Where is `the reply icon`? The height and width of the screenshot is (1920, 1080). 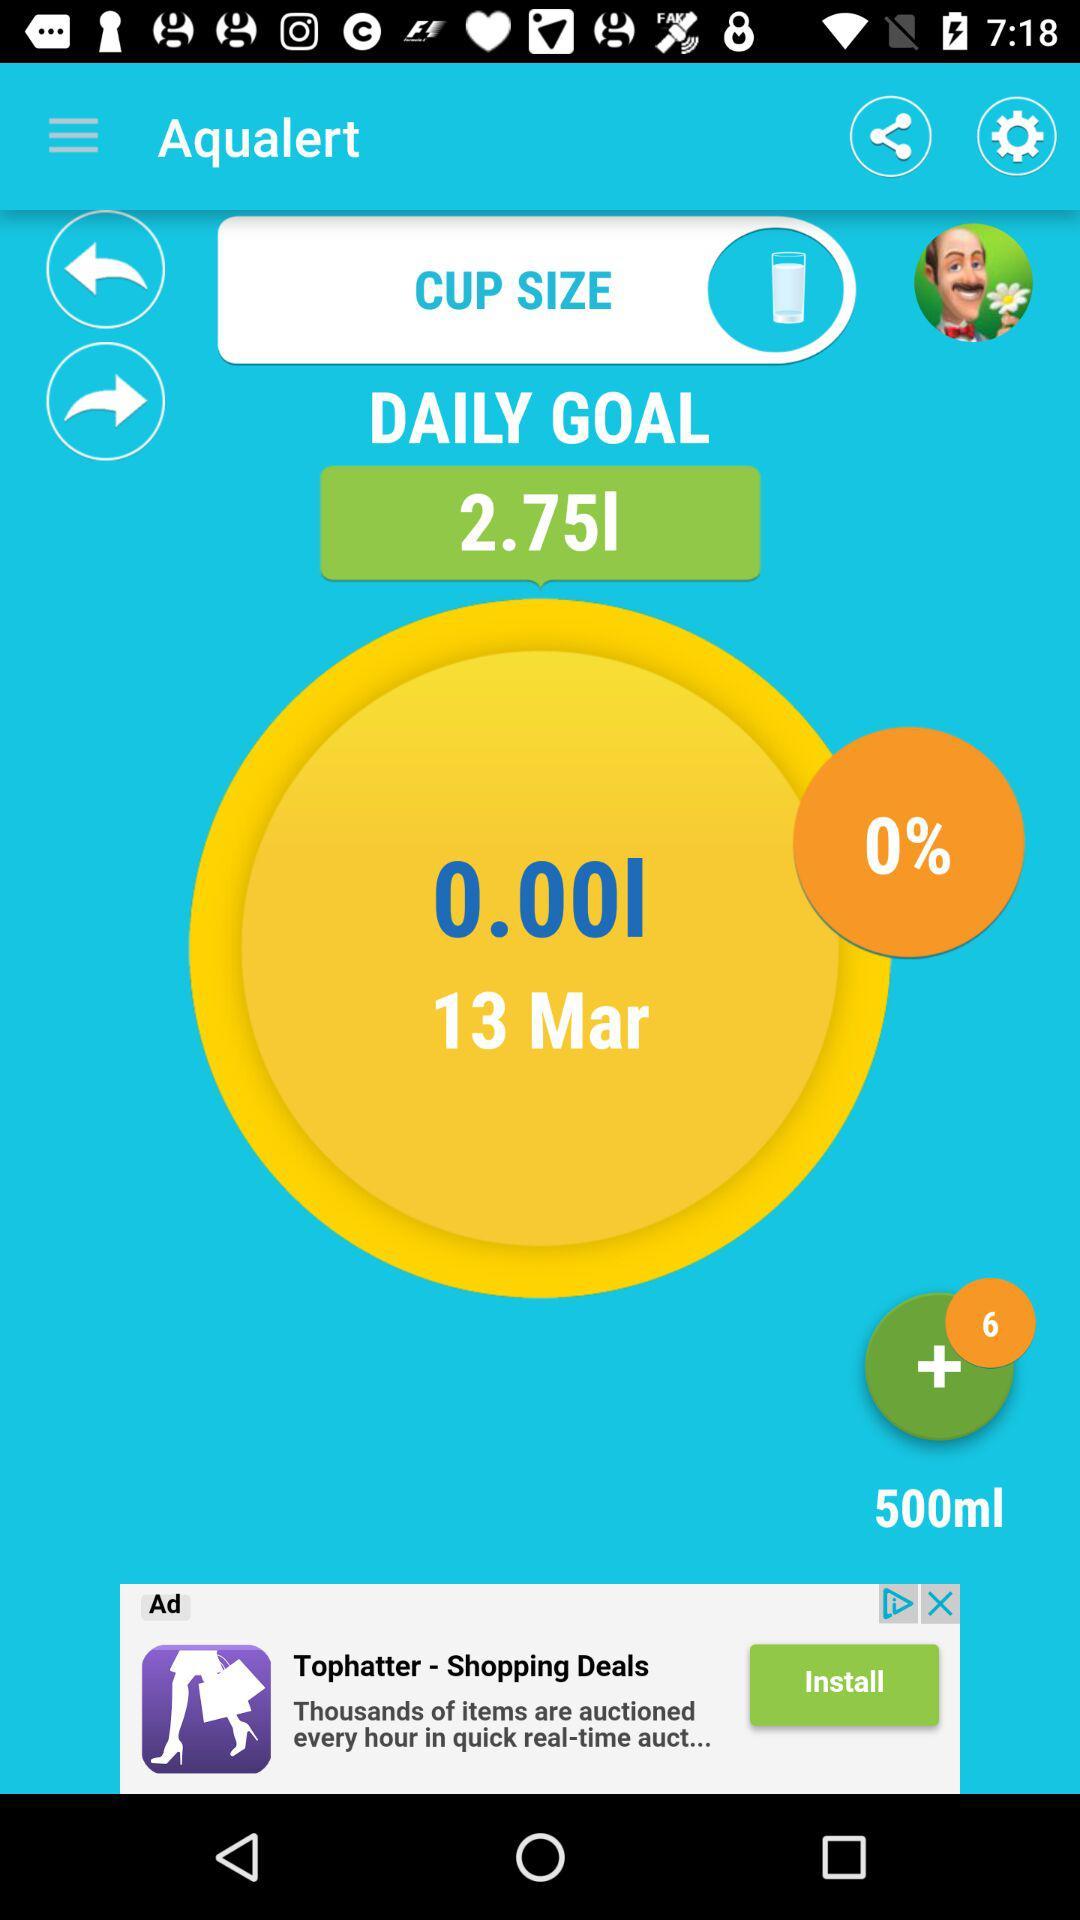 the reply icon is located at coordinates (105, 268).